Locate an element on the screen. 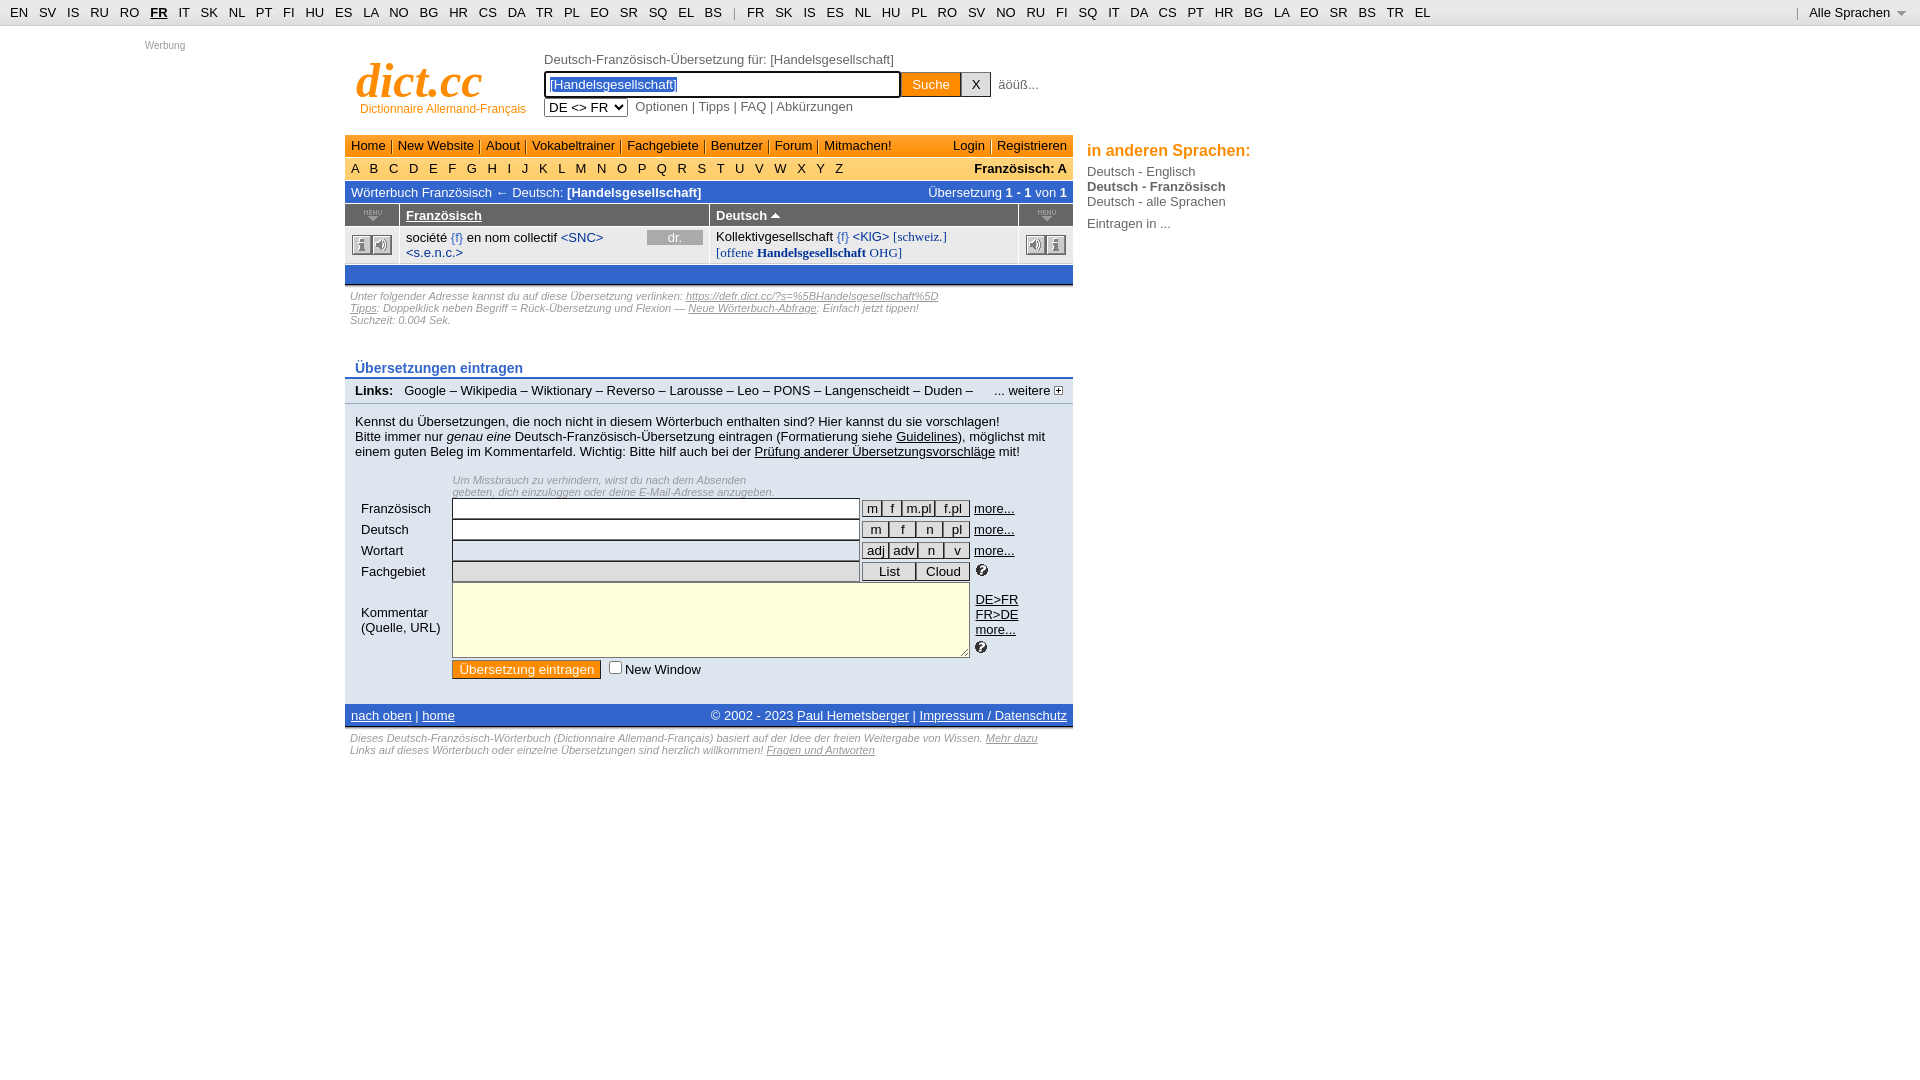  'FR' is located at coordinates (754, 12).